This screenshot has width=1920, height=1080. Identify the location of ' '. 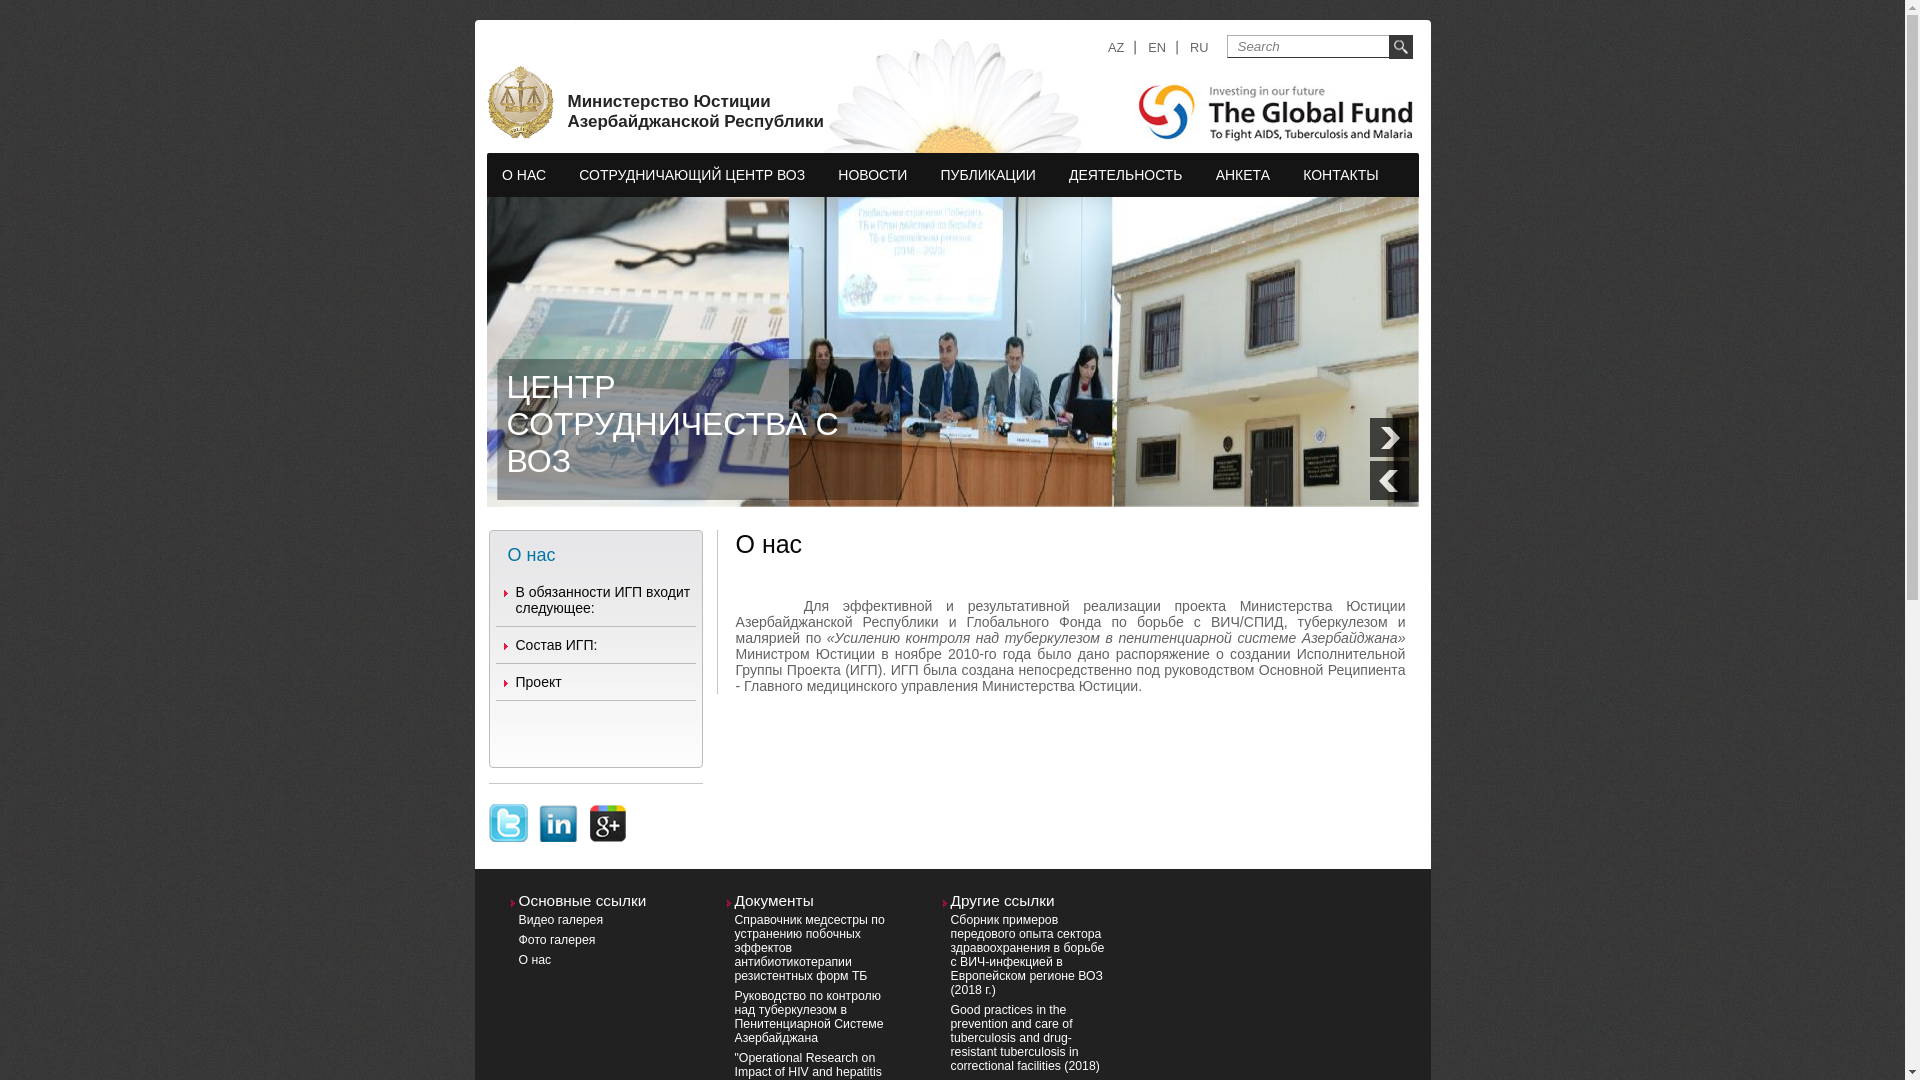
(508, 811).